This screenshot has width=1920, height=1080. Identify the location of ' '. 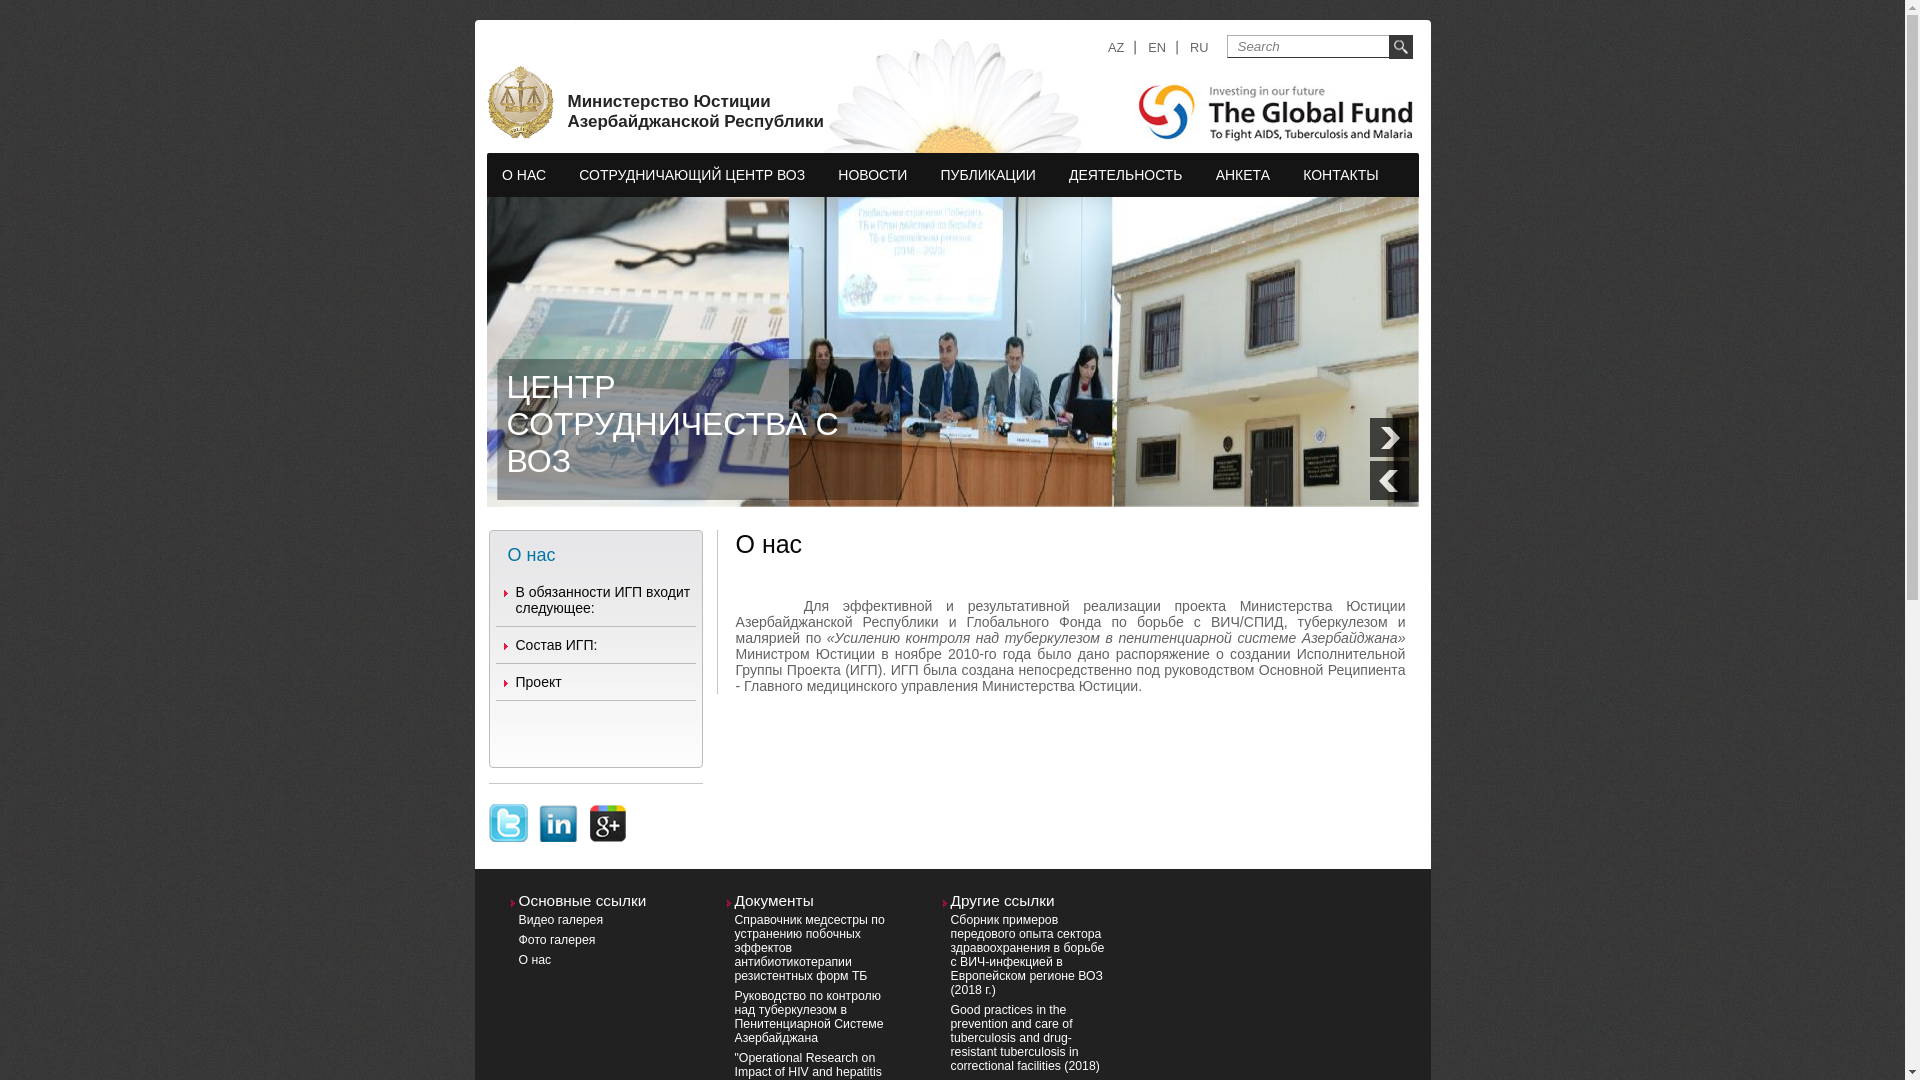
(508, 811).